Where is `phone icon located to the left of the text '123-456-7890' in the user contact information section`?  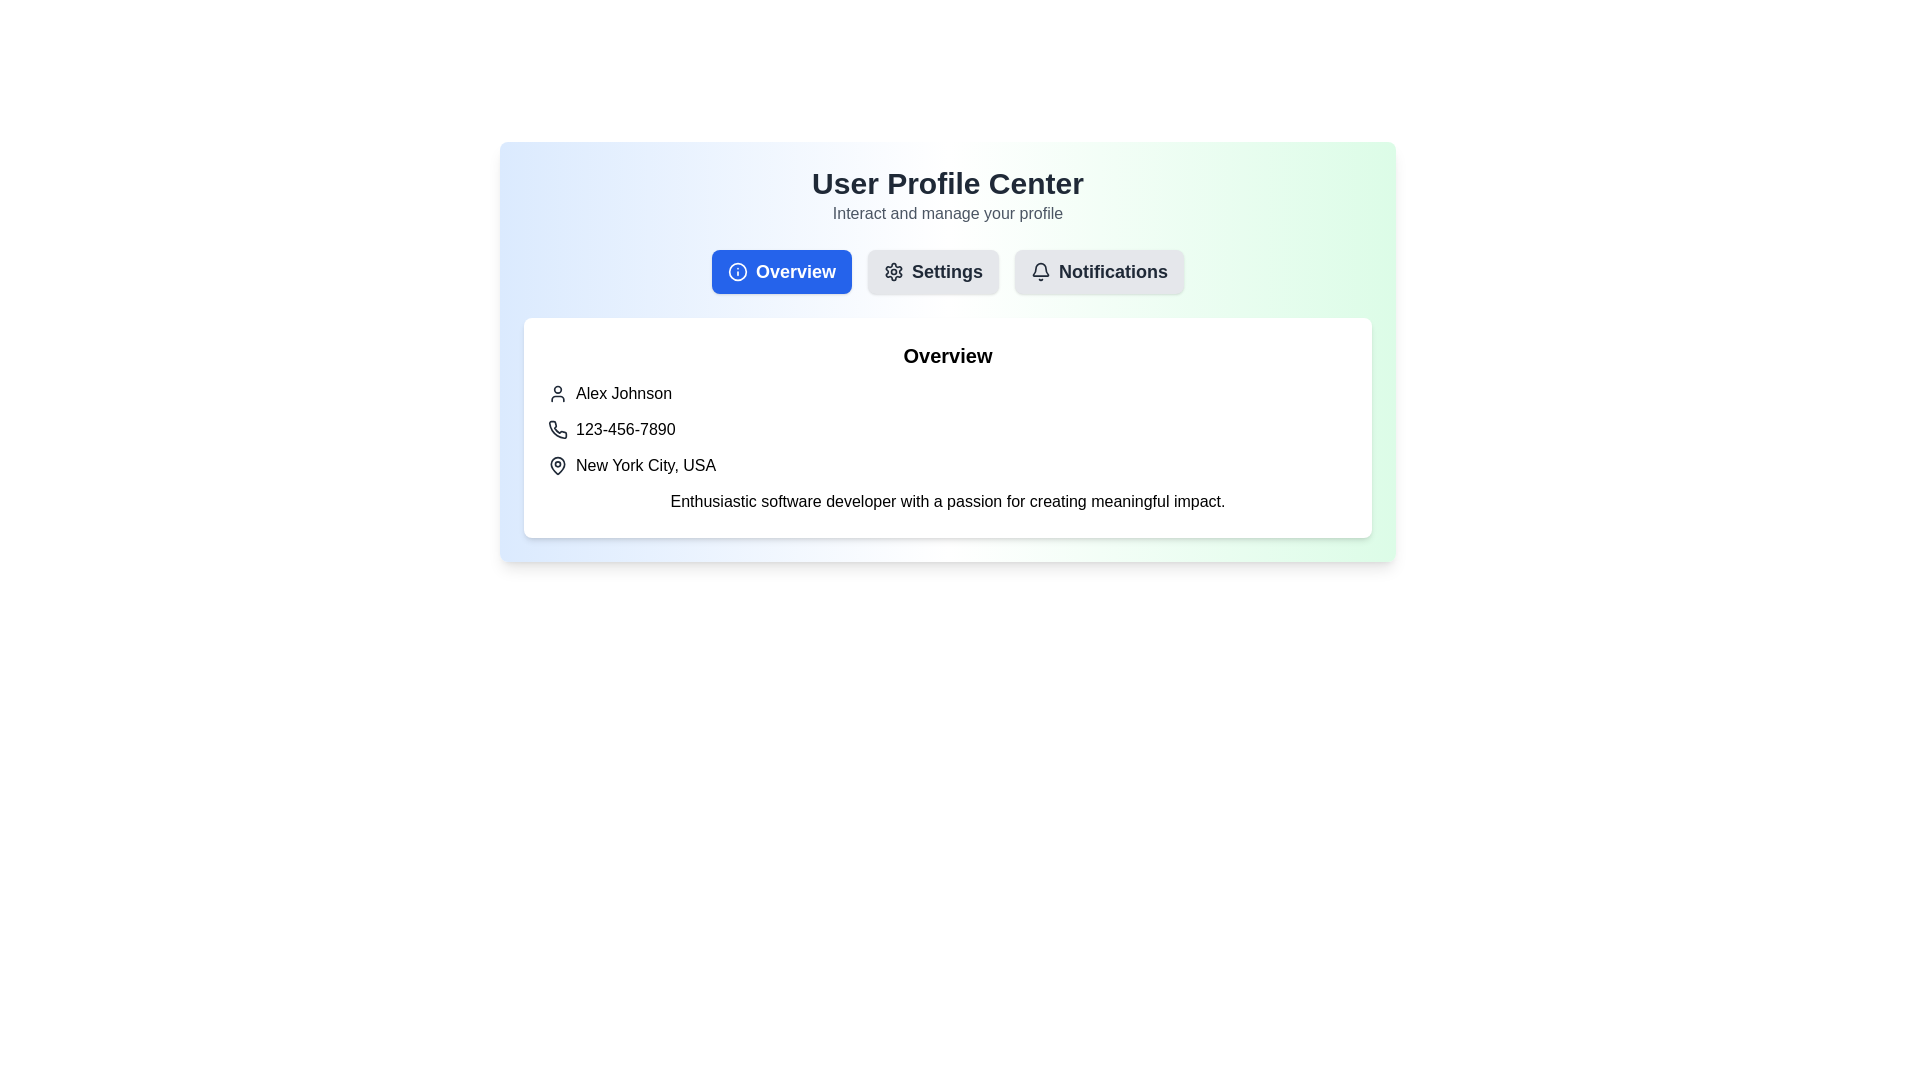
phone icon located to the left of the text '123-456-7890' in the user contact information section is located at coordinates (558, 428).